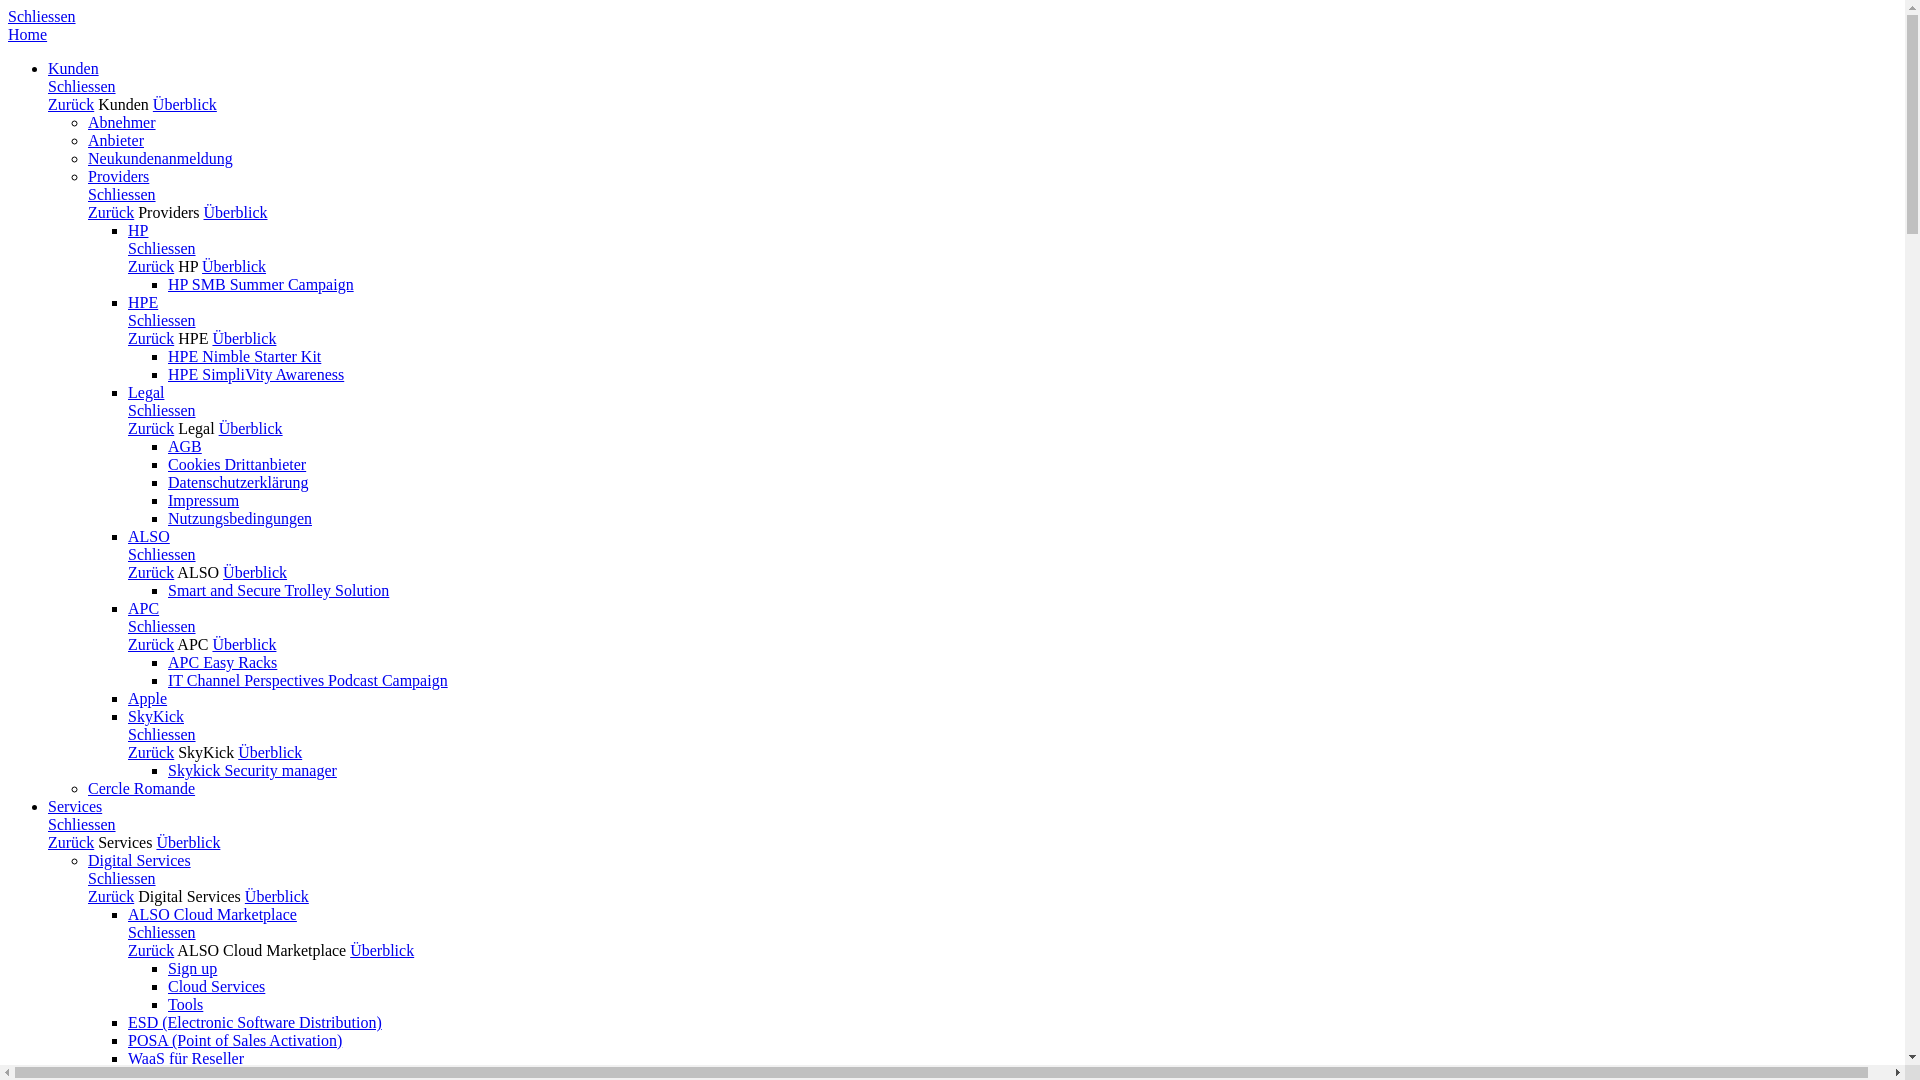 The width and height of the screenshot is (1920, 1080). I want to click on 'Abnehmer', so click(120, 122).